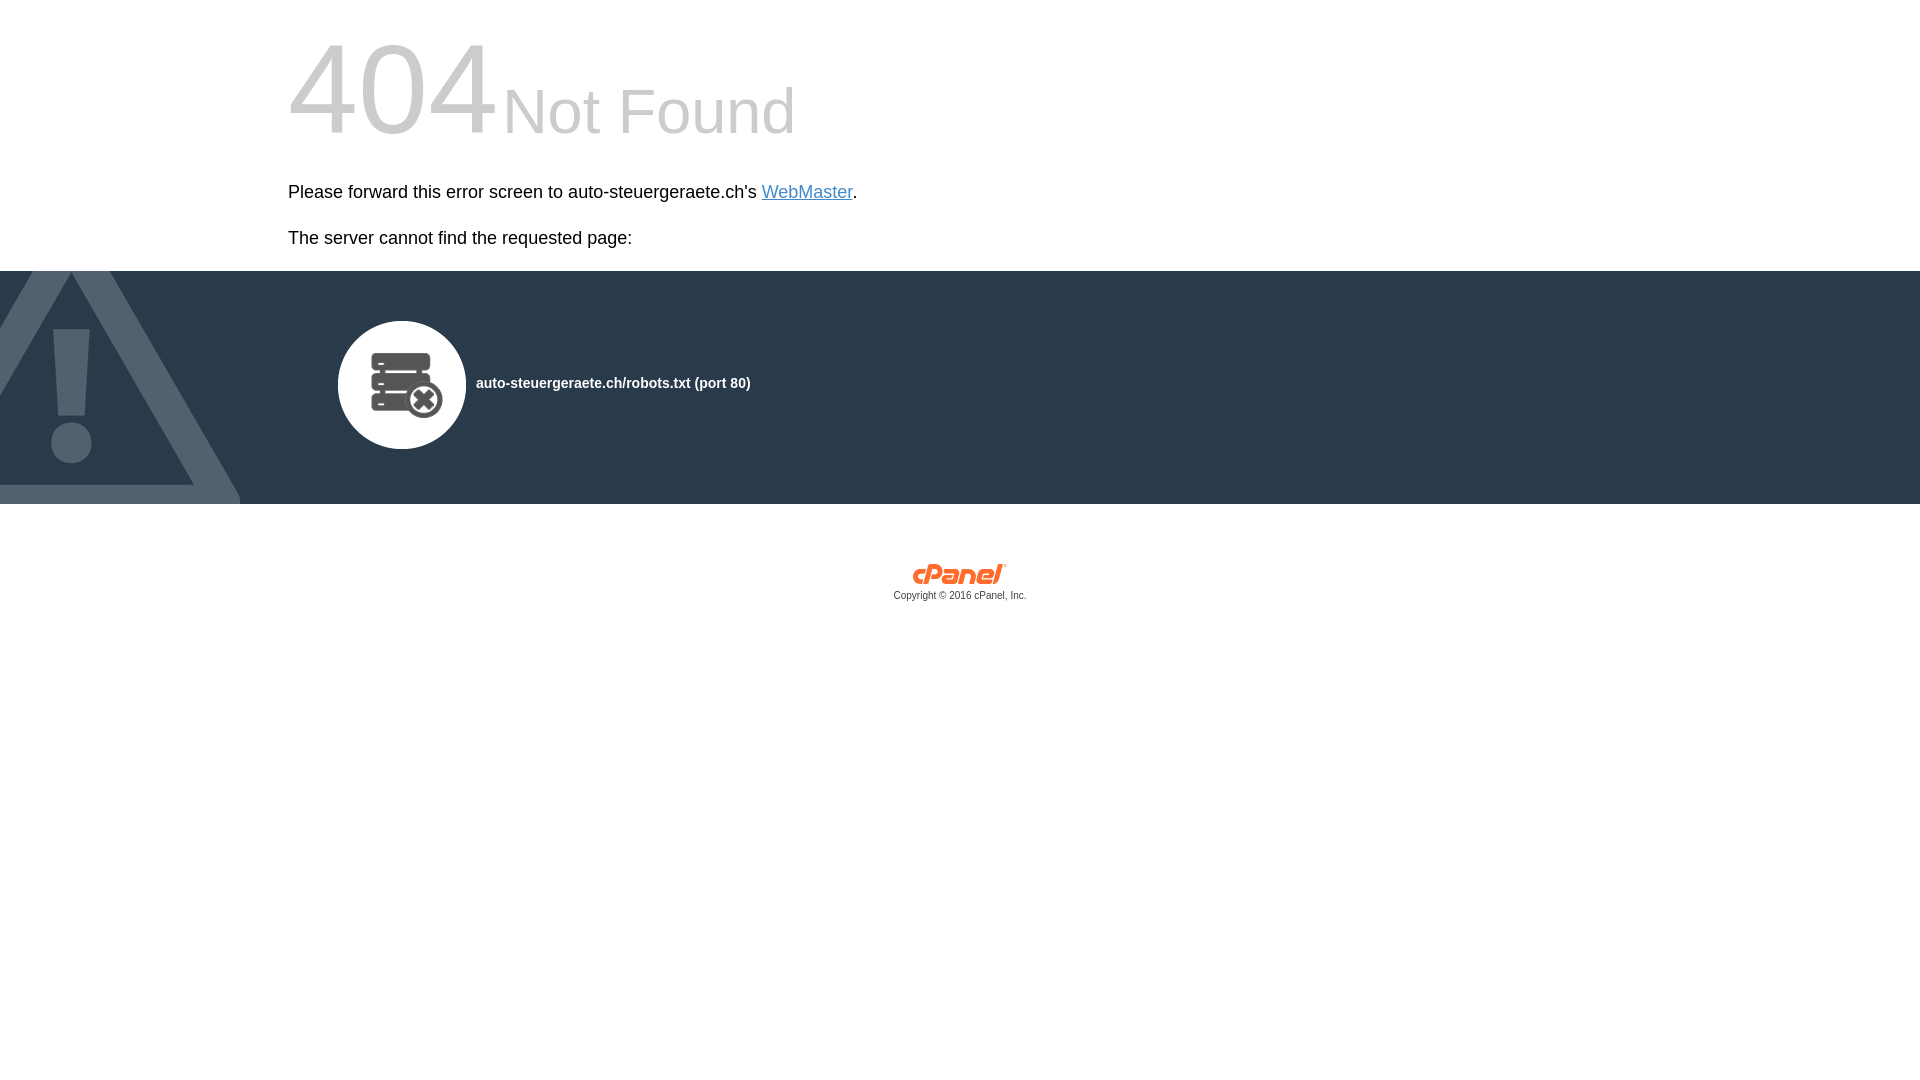 The width and height of the screenshot is (1920, 1080). Describe the element at coordinates (761, 192) in the screenshot. I see `'WebMaster'` at that location.